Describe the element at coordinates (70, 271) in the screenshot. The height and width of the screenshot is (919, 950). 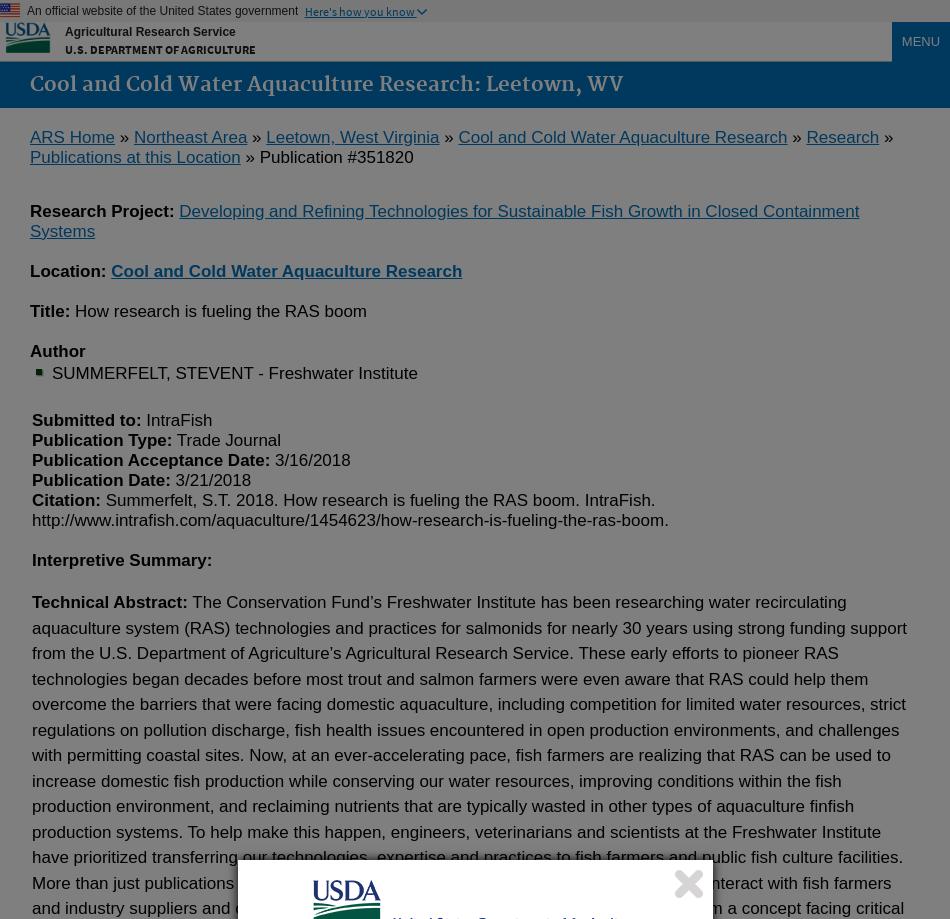
I see `'Location:'` at that location.